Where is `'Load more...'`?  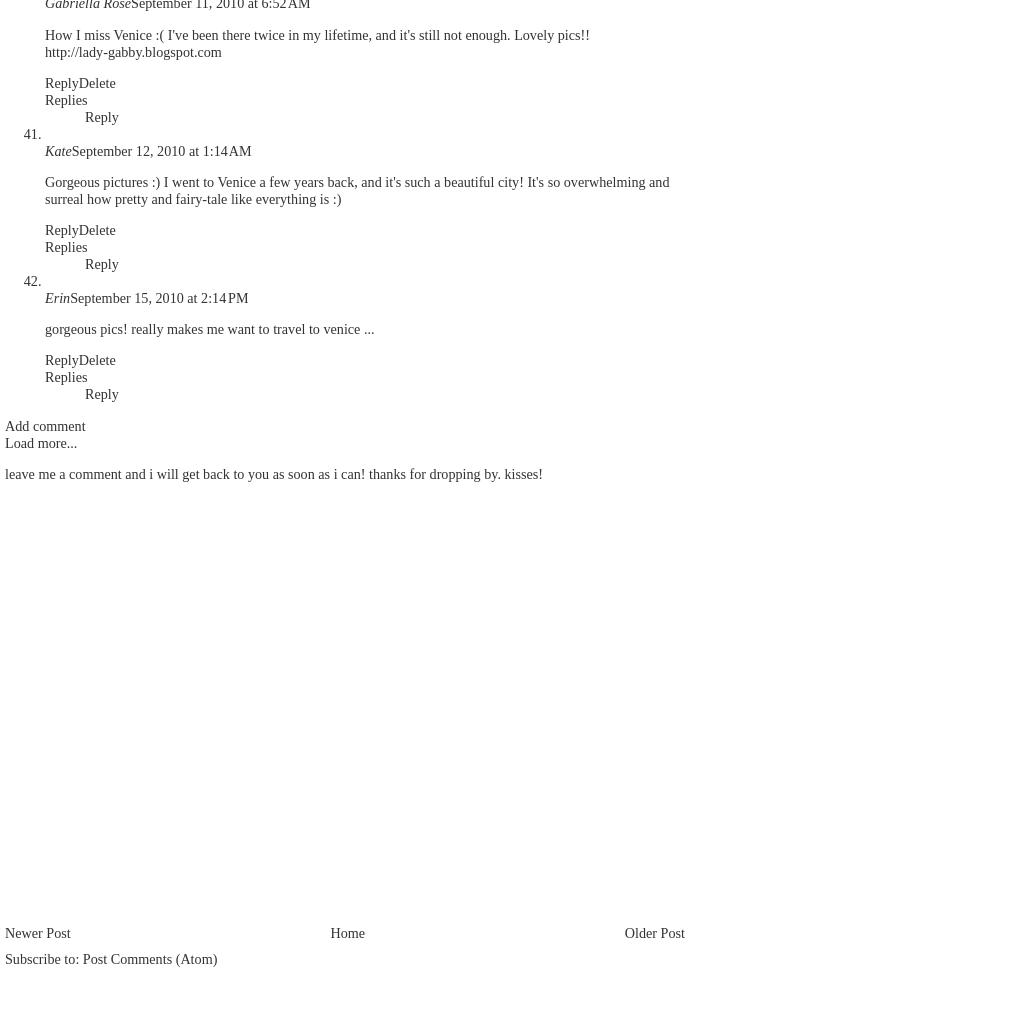 'Load more...' is located at coordinates (3, 442).